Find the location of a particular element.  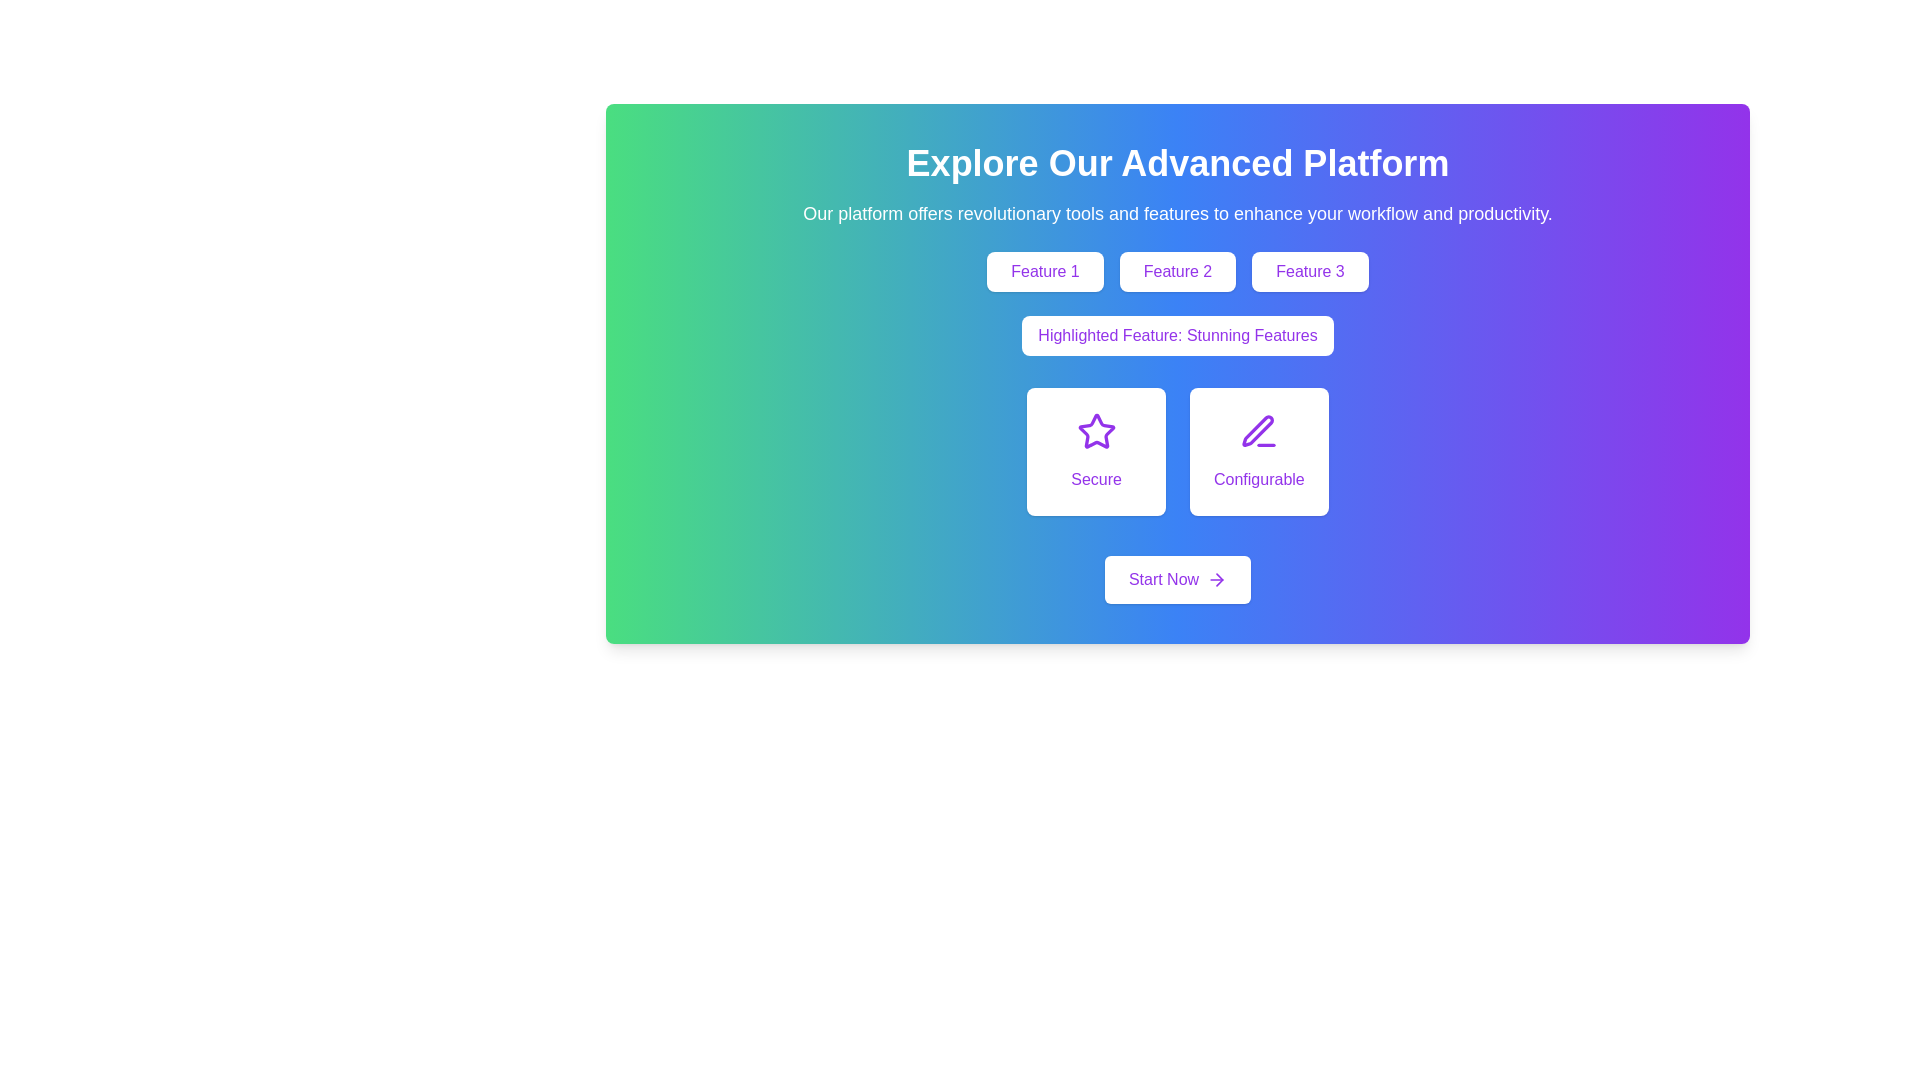

the text display component that highlights 'Stunning Features', positioned centrally below the buttons labeled Feature 1, Feature 2, and Feature 3, and directly above the cards labeled Secure and Configurable is located at coordinates (1177, 334).